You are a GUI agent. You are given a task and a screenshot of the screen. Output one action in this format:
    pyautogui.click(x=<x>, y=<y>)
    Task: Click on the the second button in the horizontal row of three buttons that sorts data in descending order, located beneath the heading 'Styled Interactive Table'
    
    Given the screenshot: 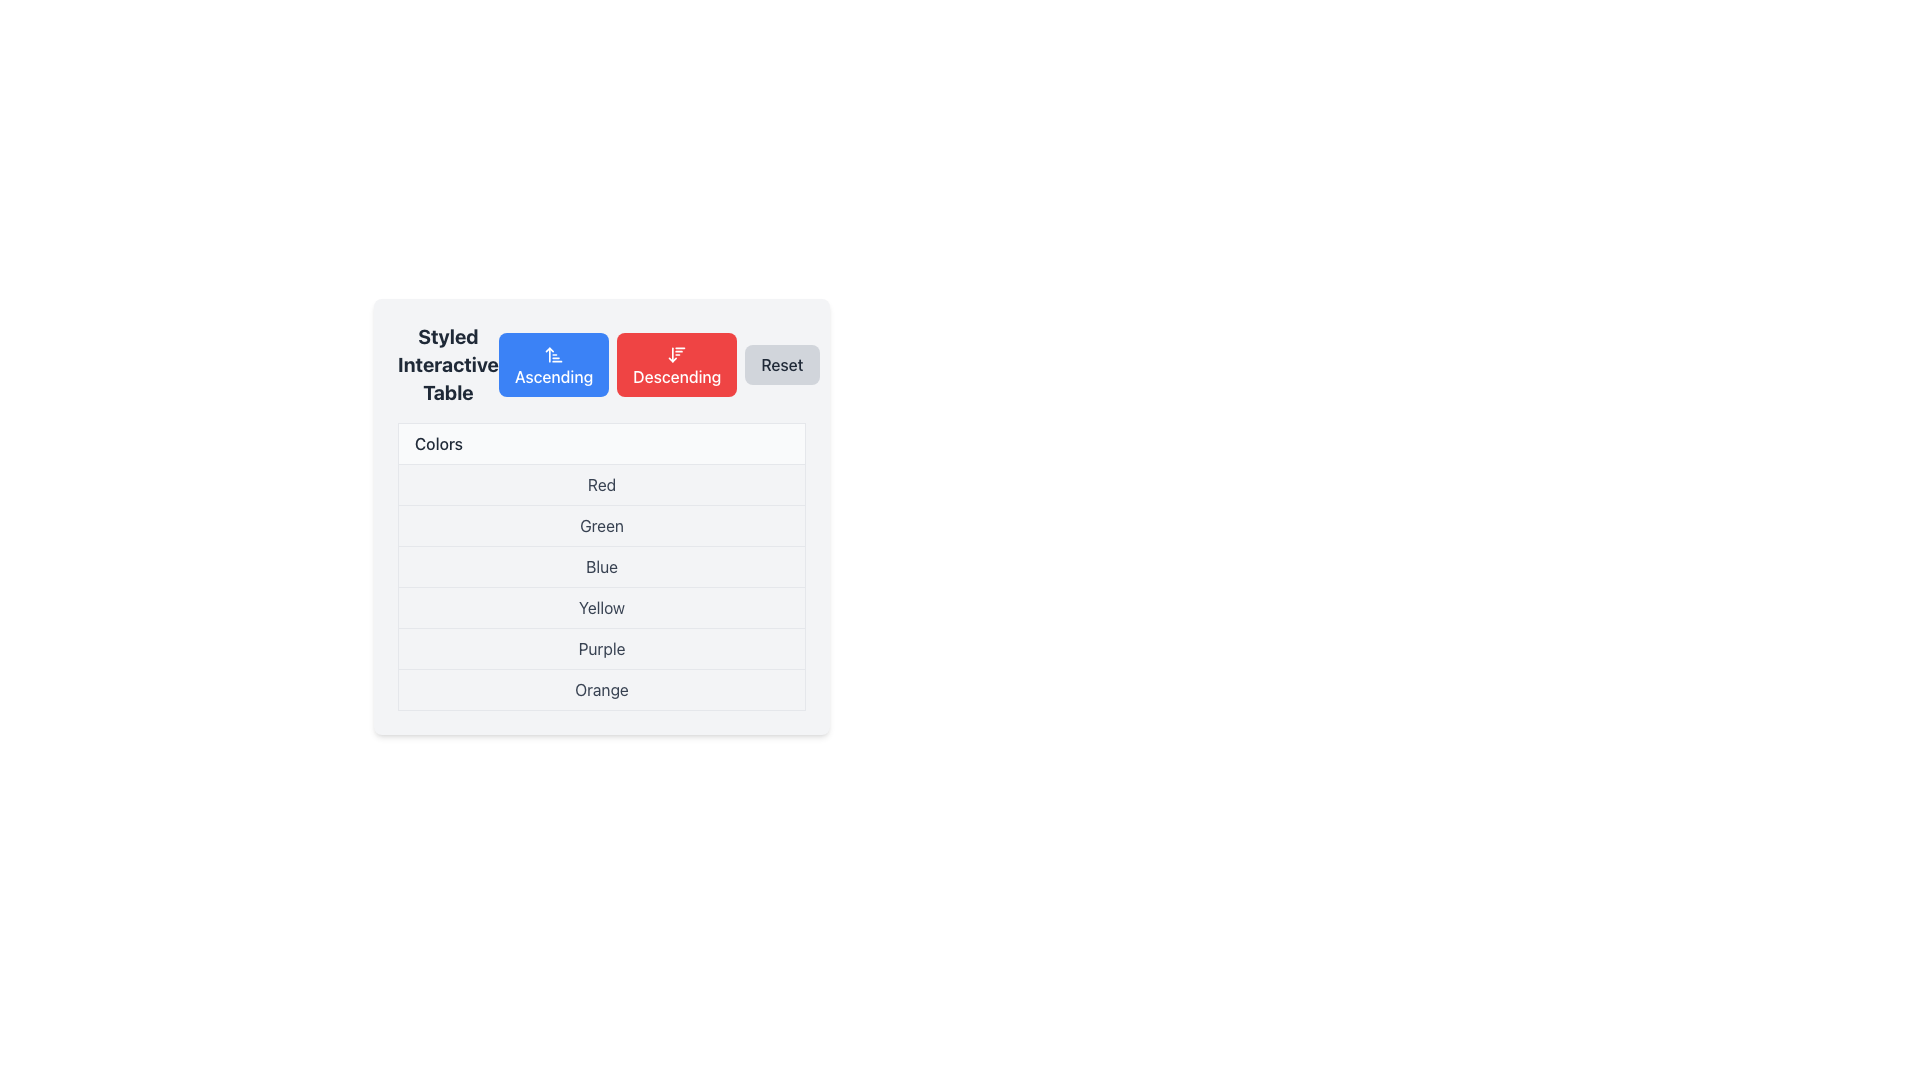 What is the action you would take?
    pyautogui.click(x=659, y=365)
    